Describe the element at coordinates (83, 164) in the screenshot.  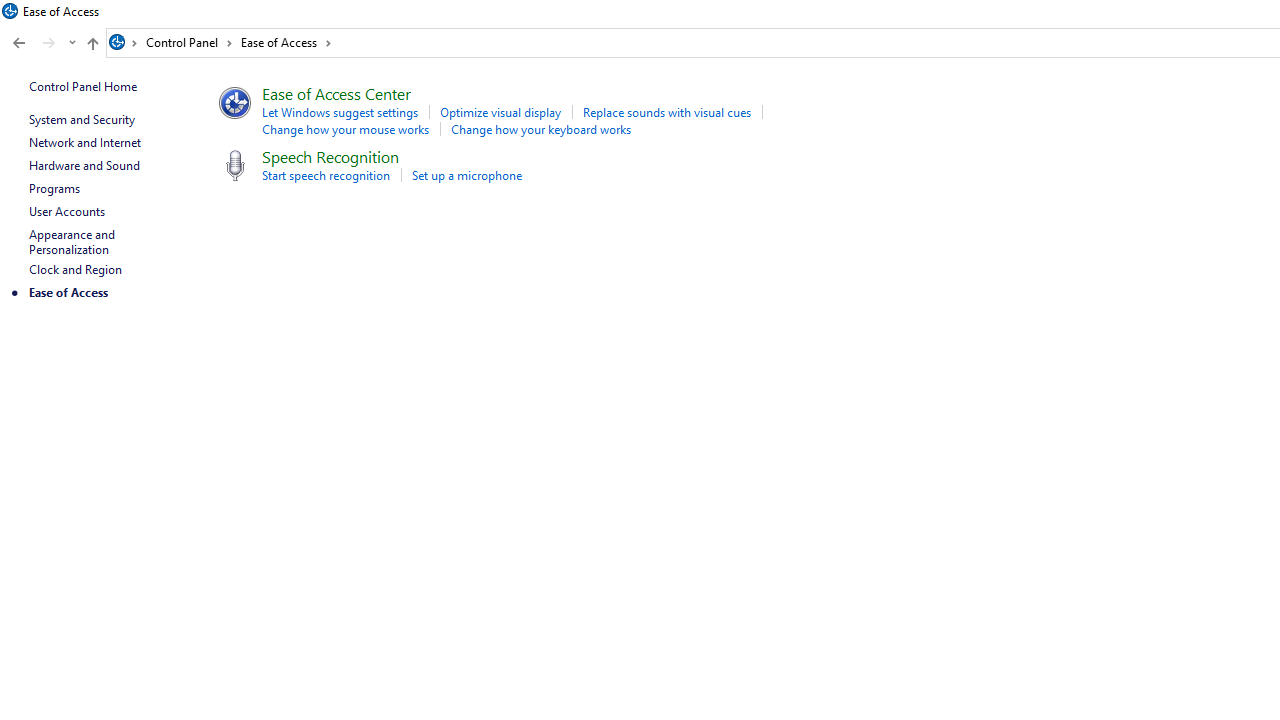
I see `'Hardware and Sound'` at that location.